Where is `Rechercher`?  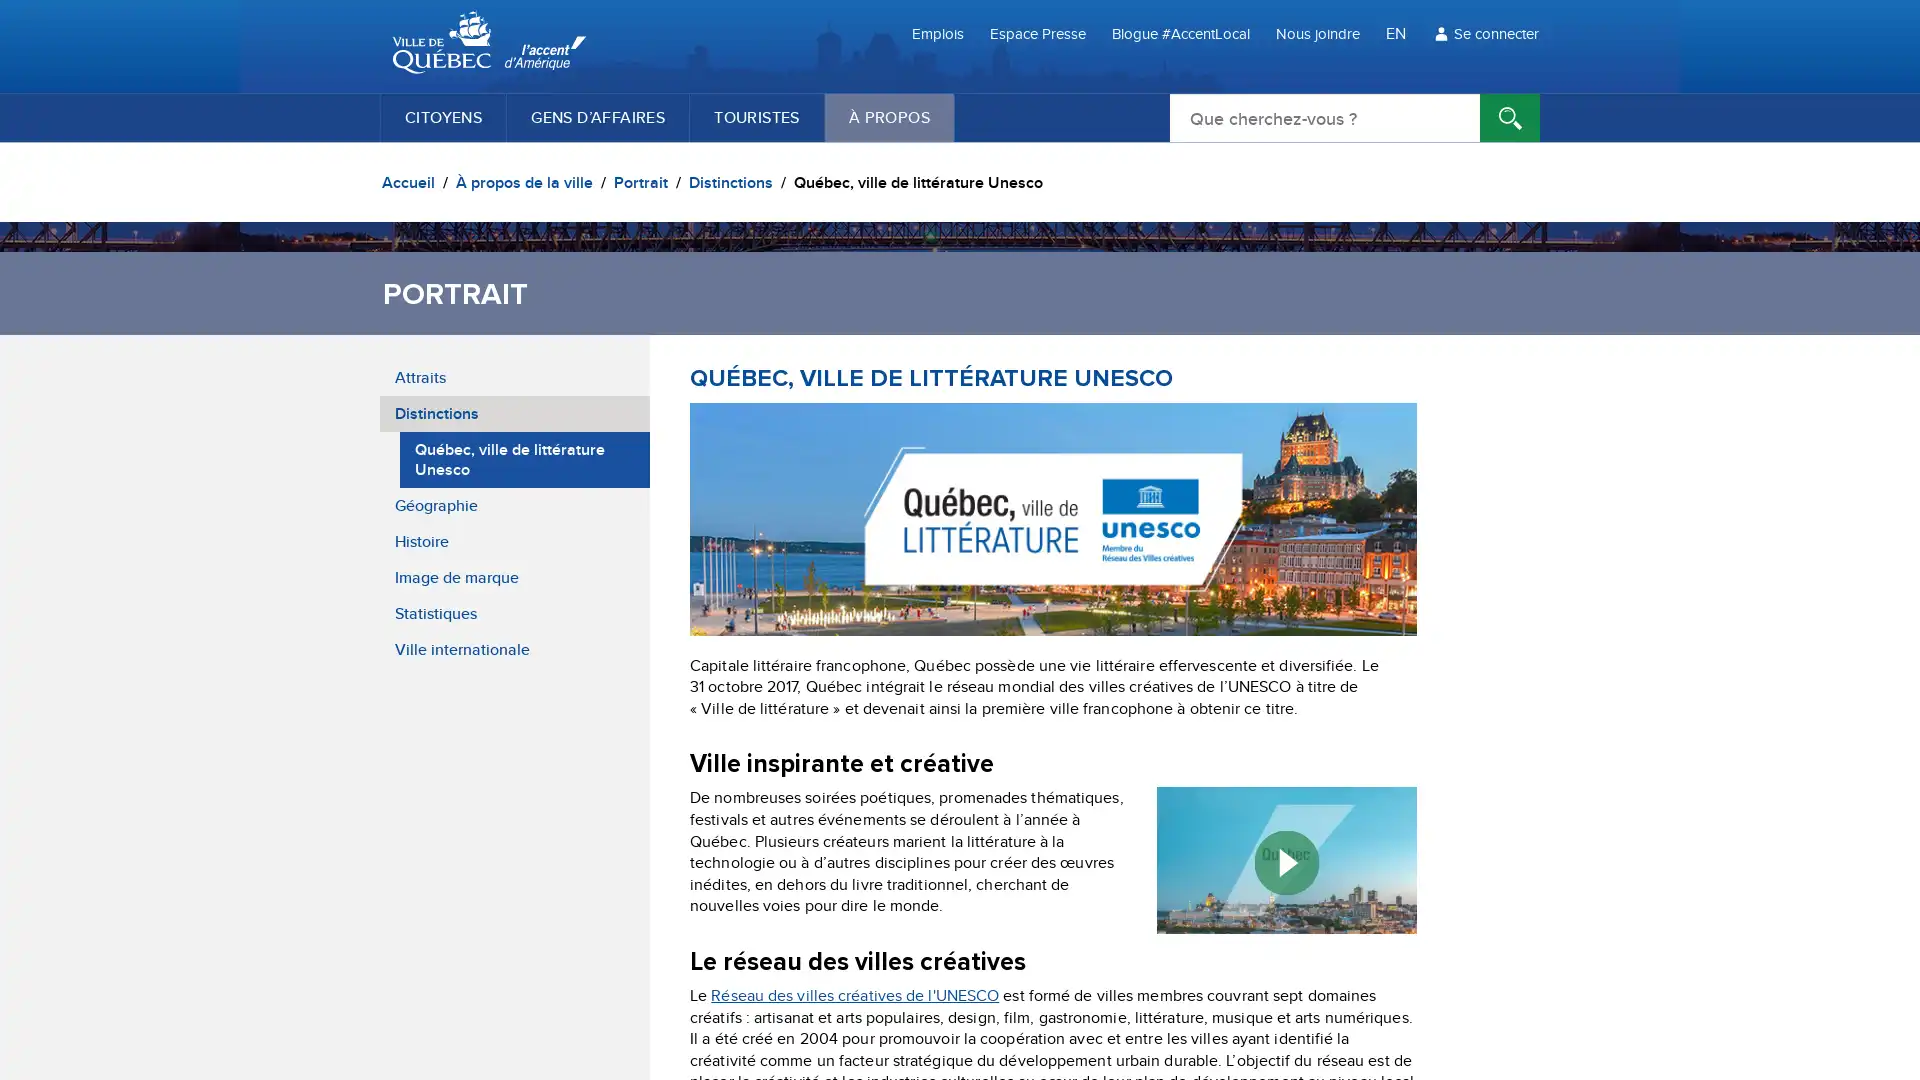 Rechercher is located at coordinates (1510, 118).